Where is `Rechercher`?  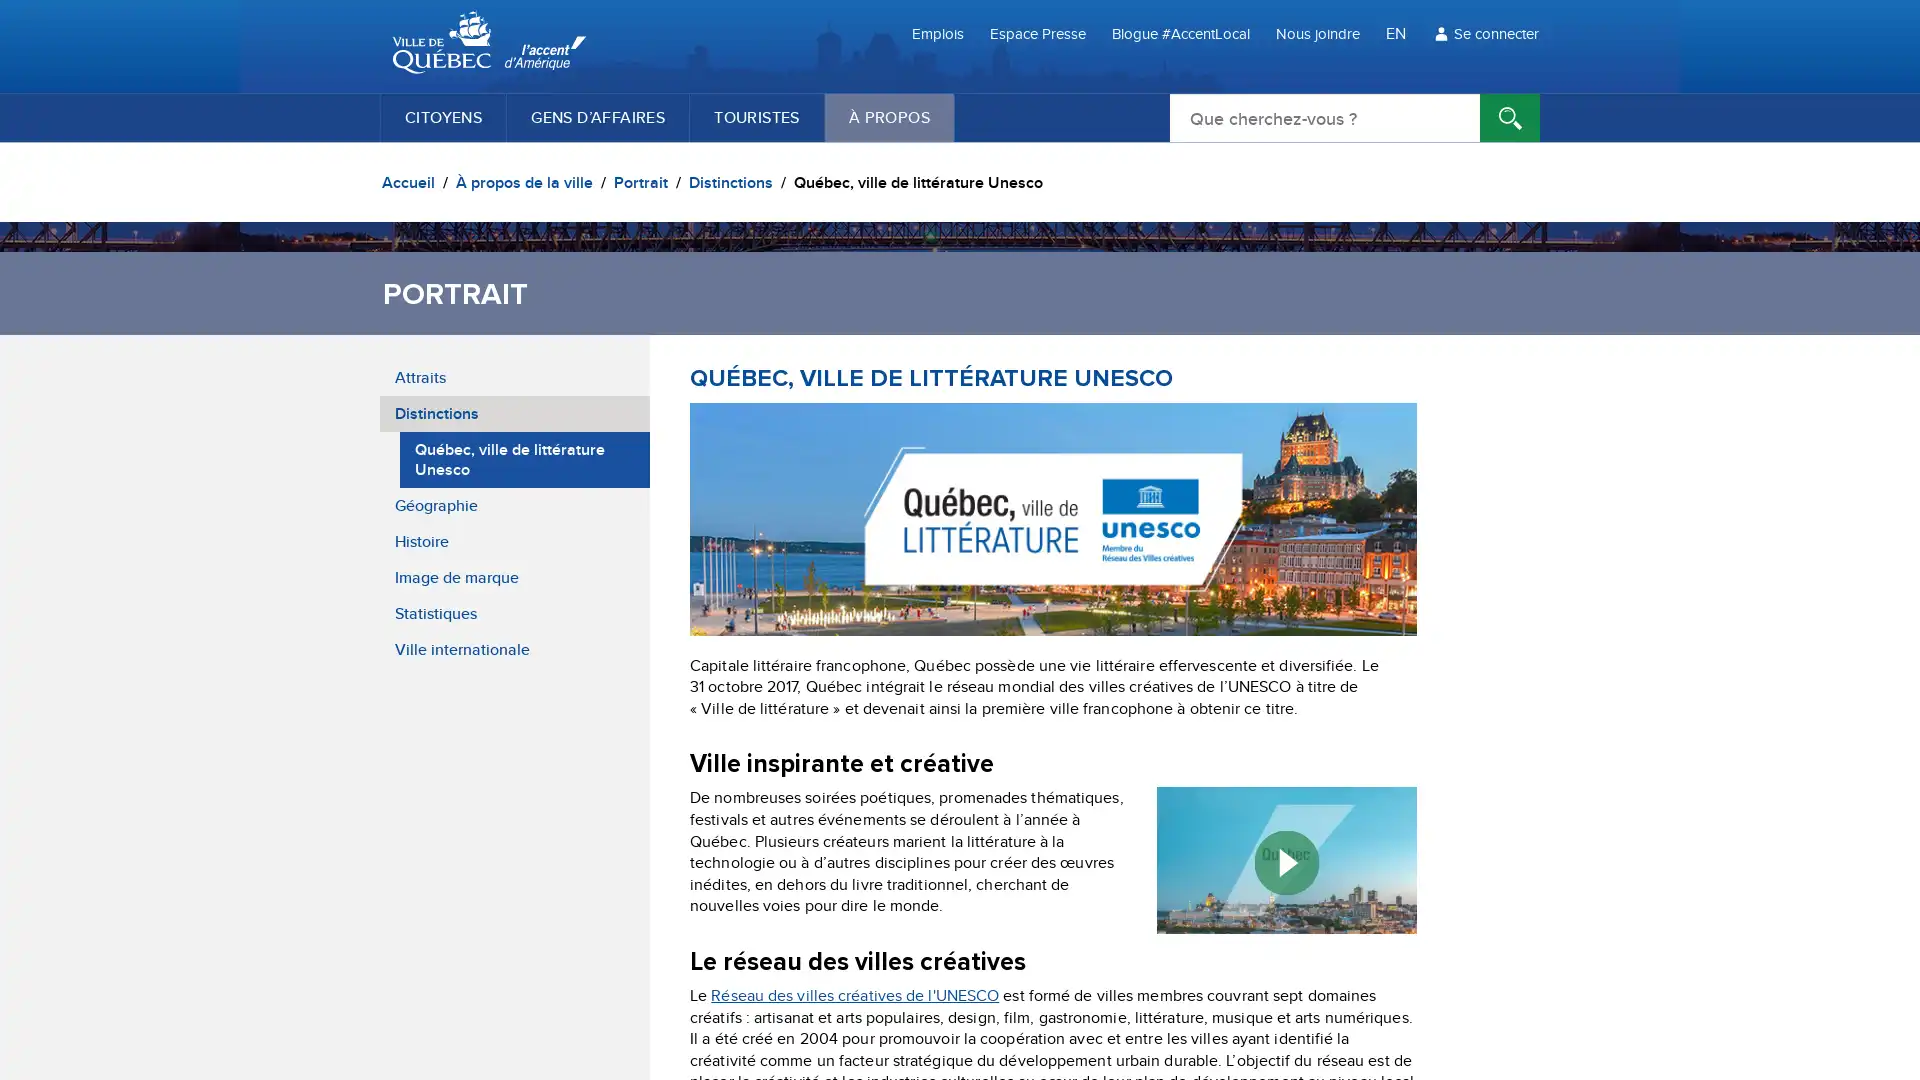 Rechercher is located at coordinates (1510, 118).